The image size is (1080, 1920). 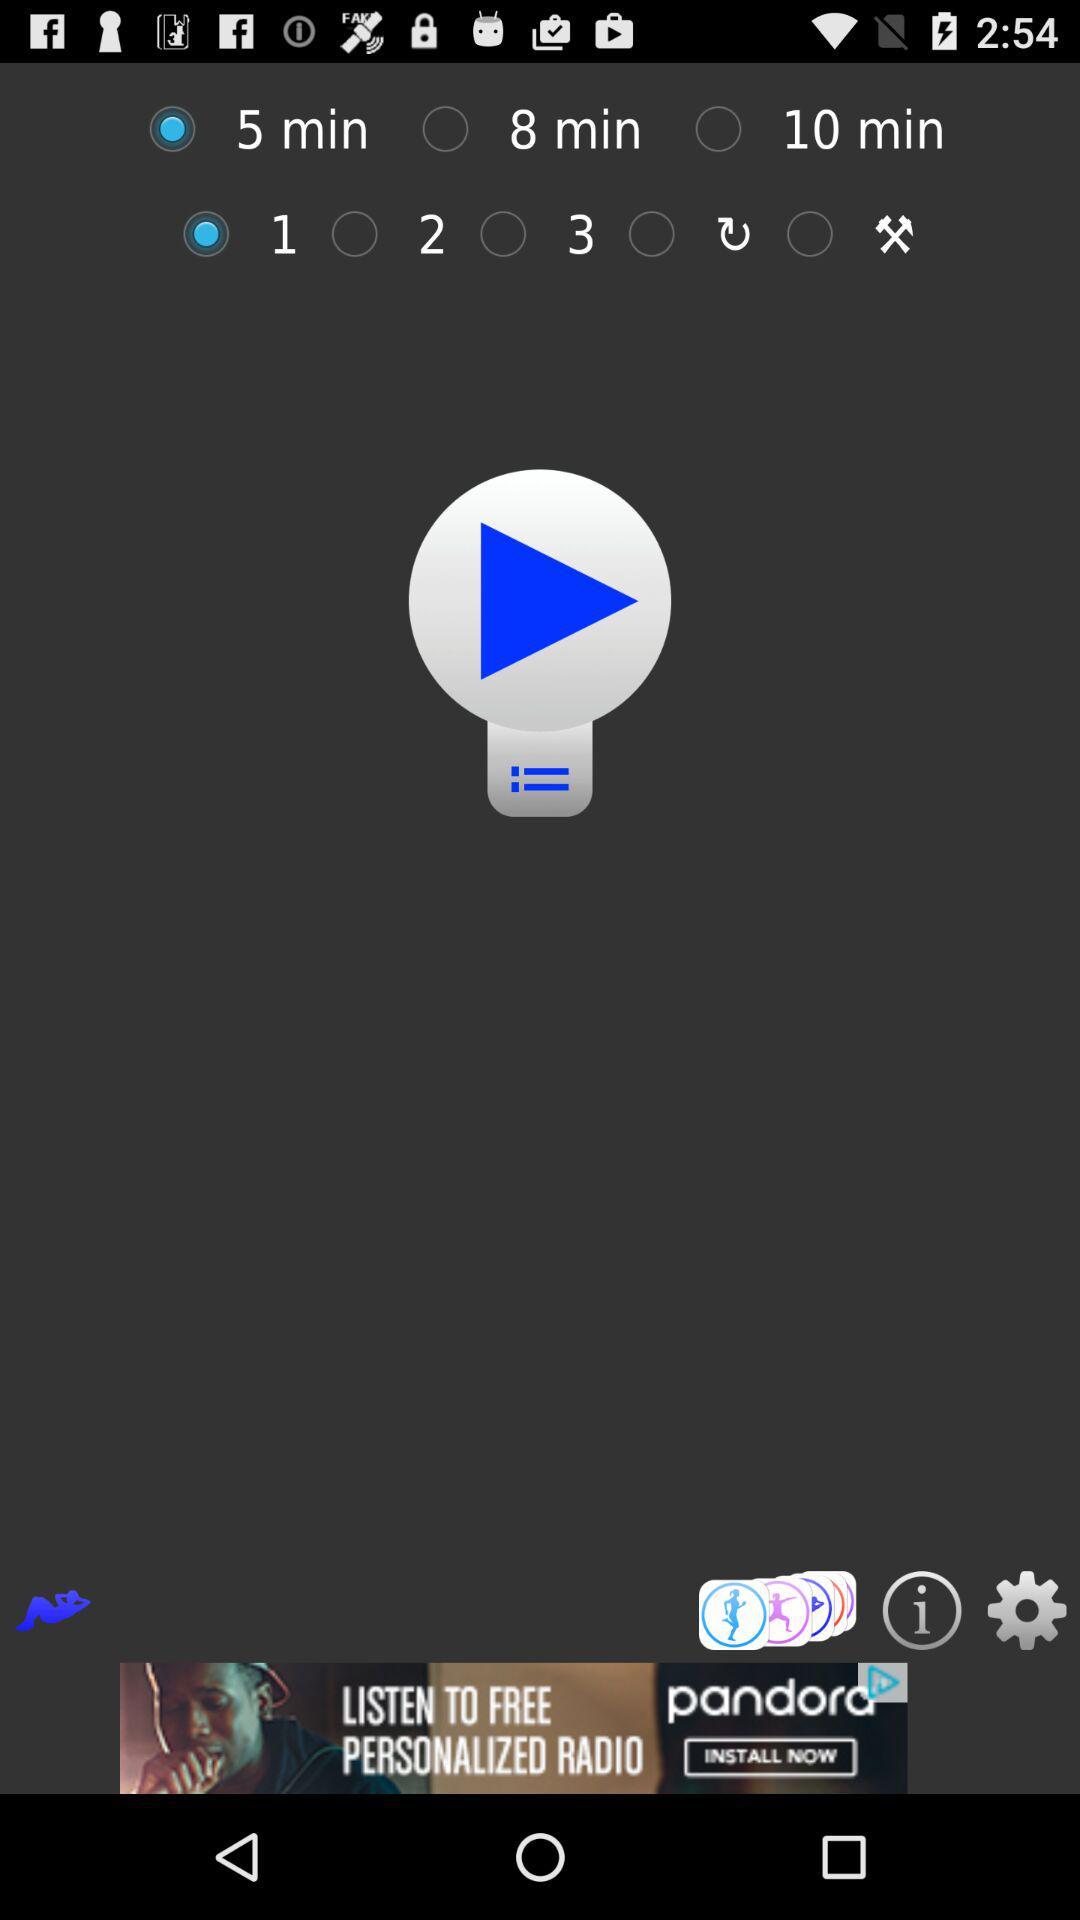 I want to click on button, so click(x=512, y=234).